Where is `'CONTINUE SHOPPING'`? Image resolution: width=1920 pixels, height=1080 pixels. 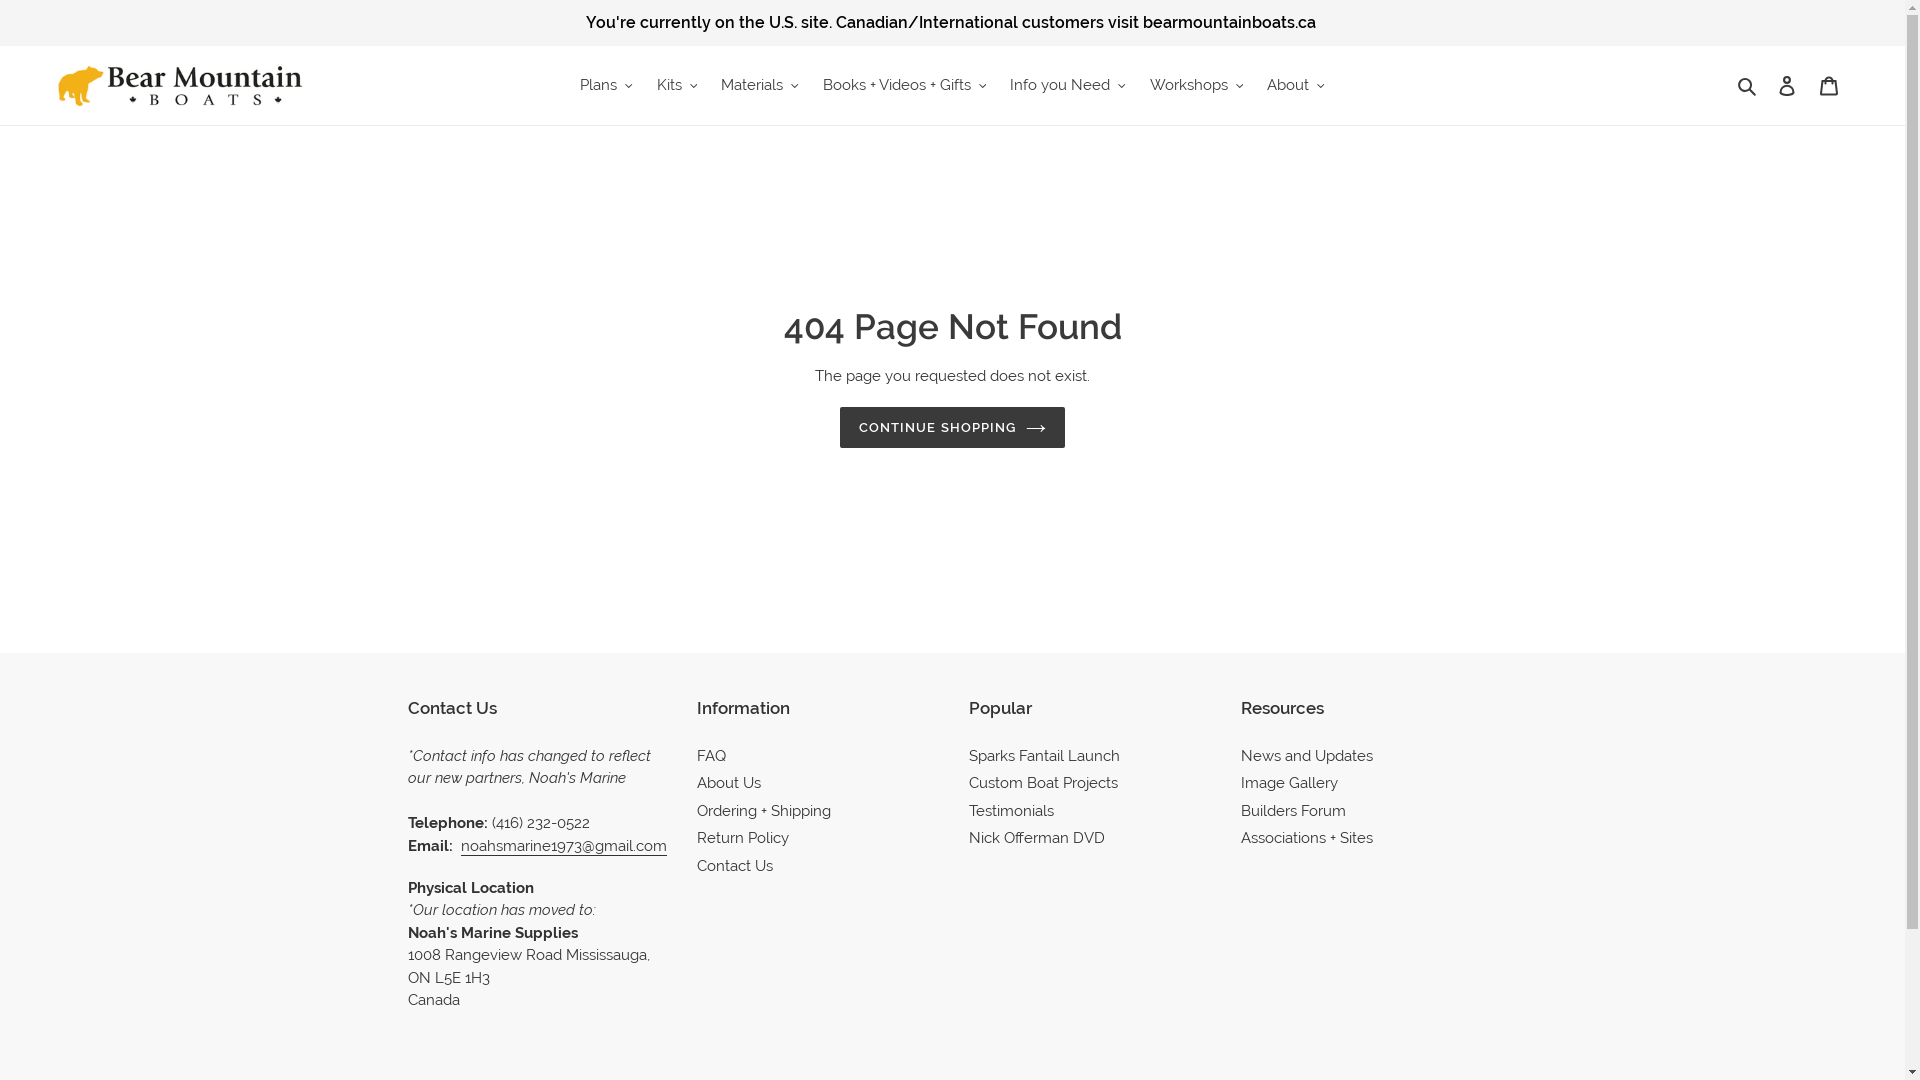 'CONTINUE SHOPPING' is located at coordinates (951, 427).